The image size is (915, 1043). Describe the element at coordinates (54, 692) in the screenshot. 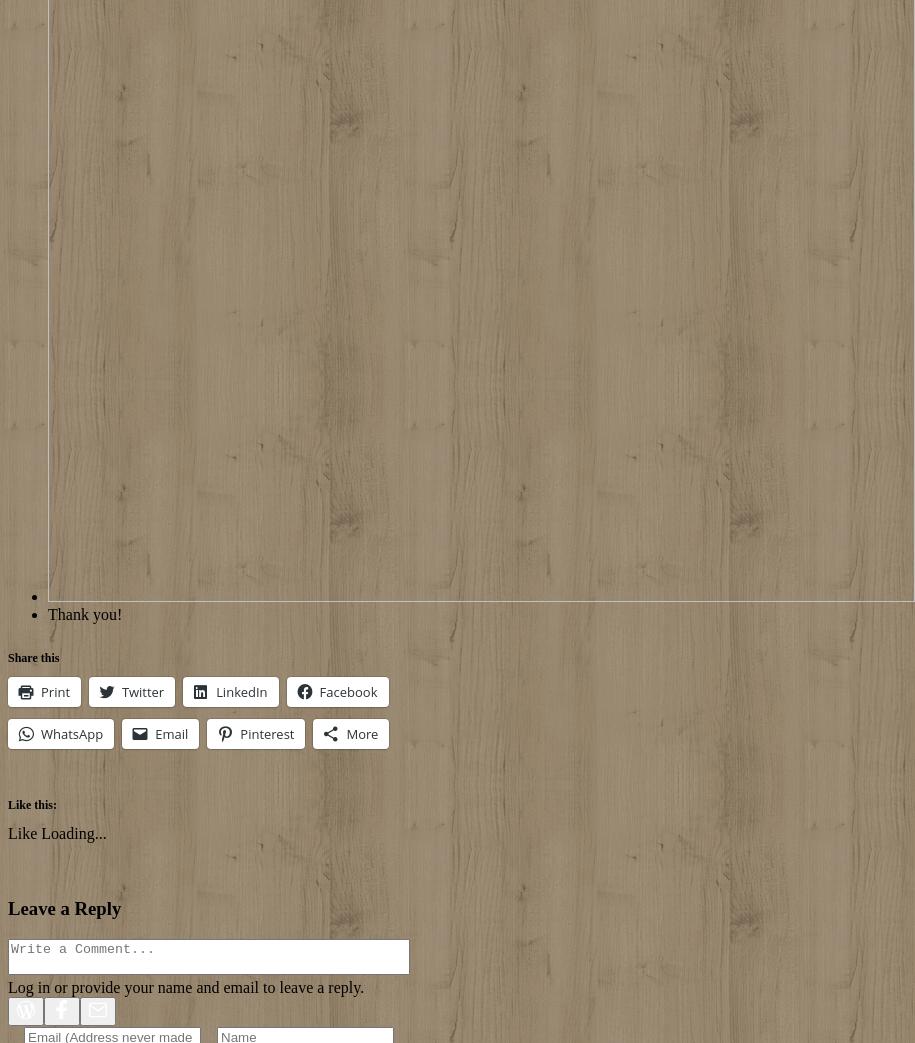

I see `'Print'` at that location.